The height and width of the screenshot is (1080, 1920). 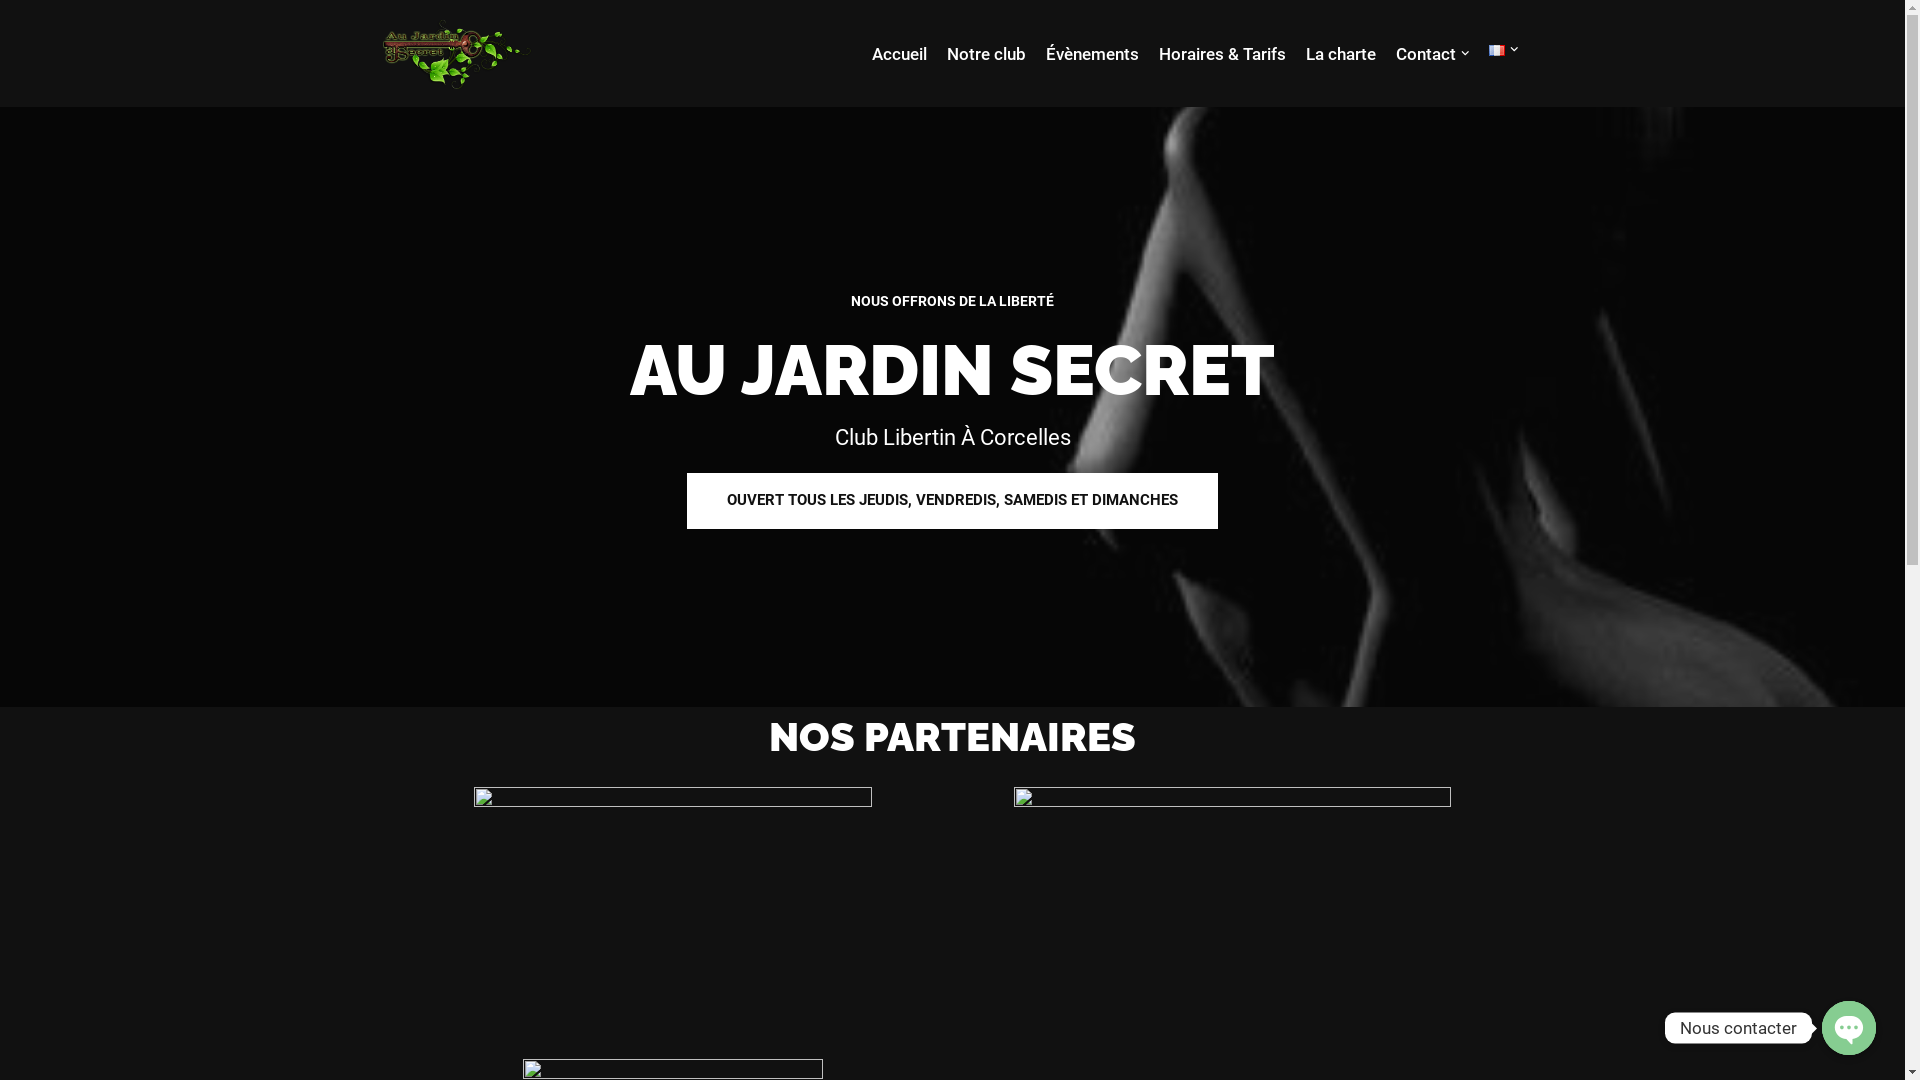 What do you see at coordinates (951, 499) in the screenshot?
I see `'OUVERT TOUS LES JEUDIS, VENDREDIS, SAMEDIS ET DIMANCHES'` at bounding box center [951, 499].